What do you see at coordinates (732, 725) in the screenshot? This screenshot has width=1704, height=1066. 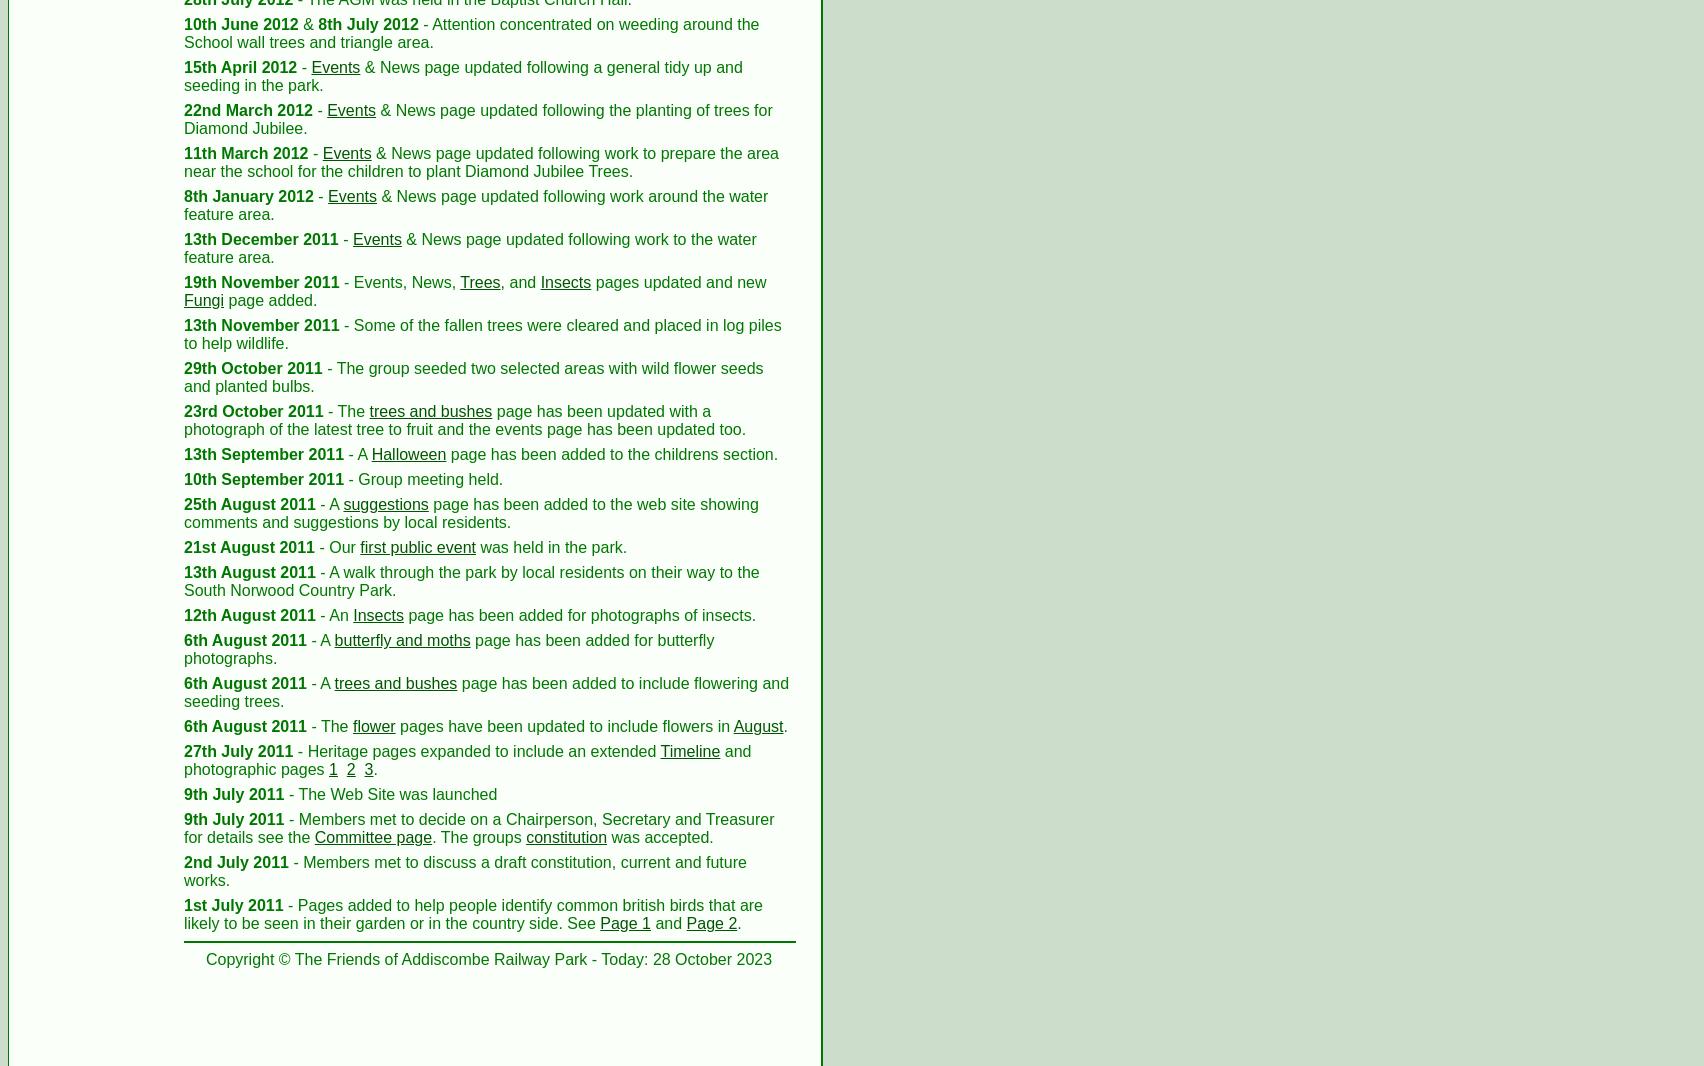 I see `'August'` at bounding box center [732, 725].